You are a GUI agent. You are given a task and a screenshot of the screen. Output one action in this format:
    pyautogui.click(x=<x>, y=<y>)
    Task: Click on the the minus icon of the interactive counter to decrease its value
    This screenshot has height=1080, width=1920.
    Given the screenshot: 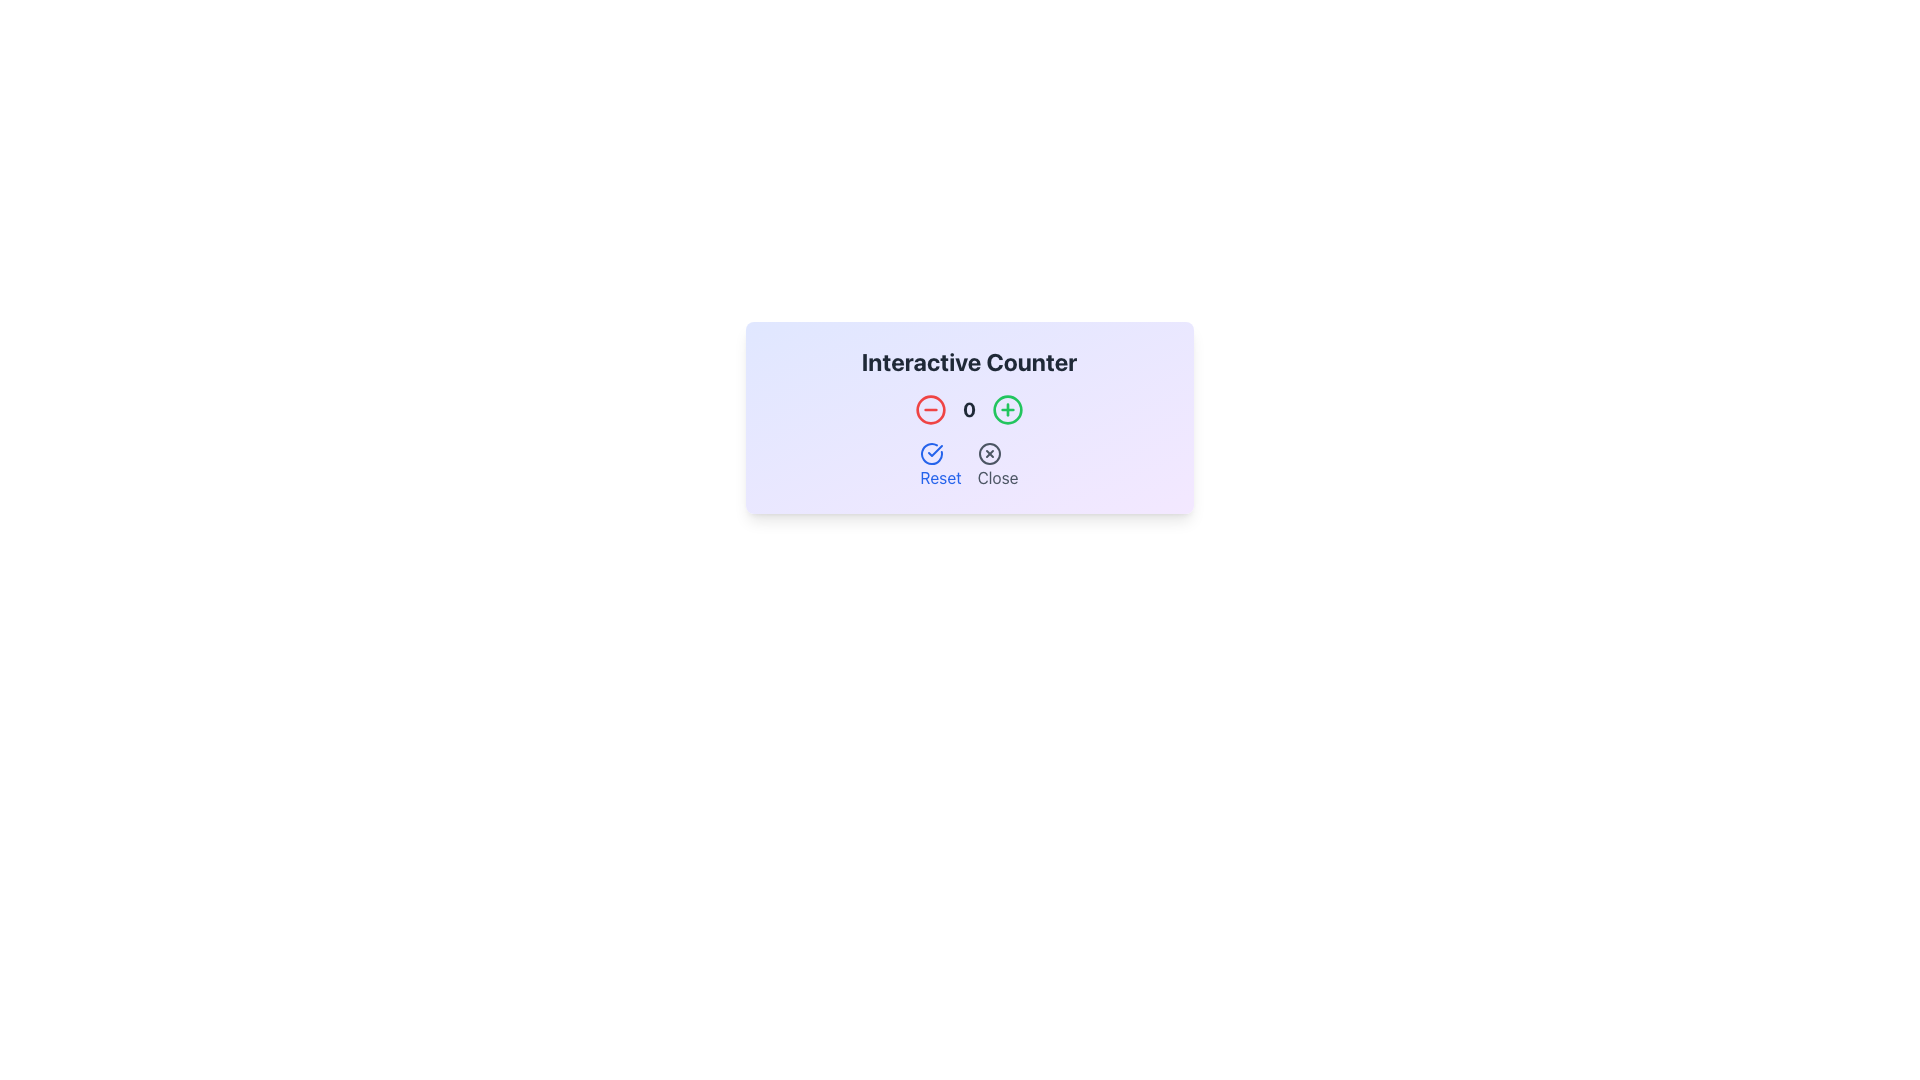 What is the action you would take?
    pyautogui.click(x=969, y=416)
    